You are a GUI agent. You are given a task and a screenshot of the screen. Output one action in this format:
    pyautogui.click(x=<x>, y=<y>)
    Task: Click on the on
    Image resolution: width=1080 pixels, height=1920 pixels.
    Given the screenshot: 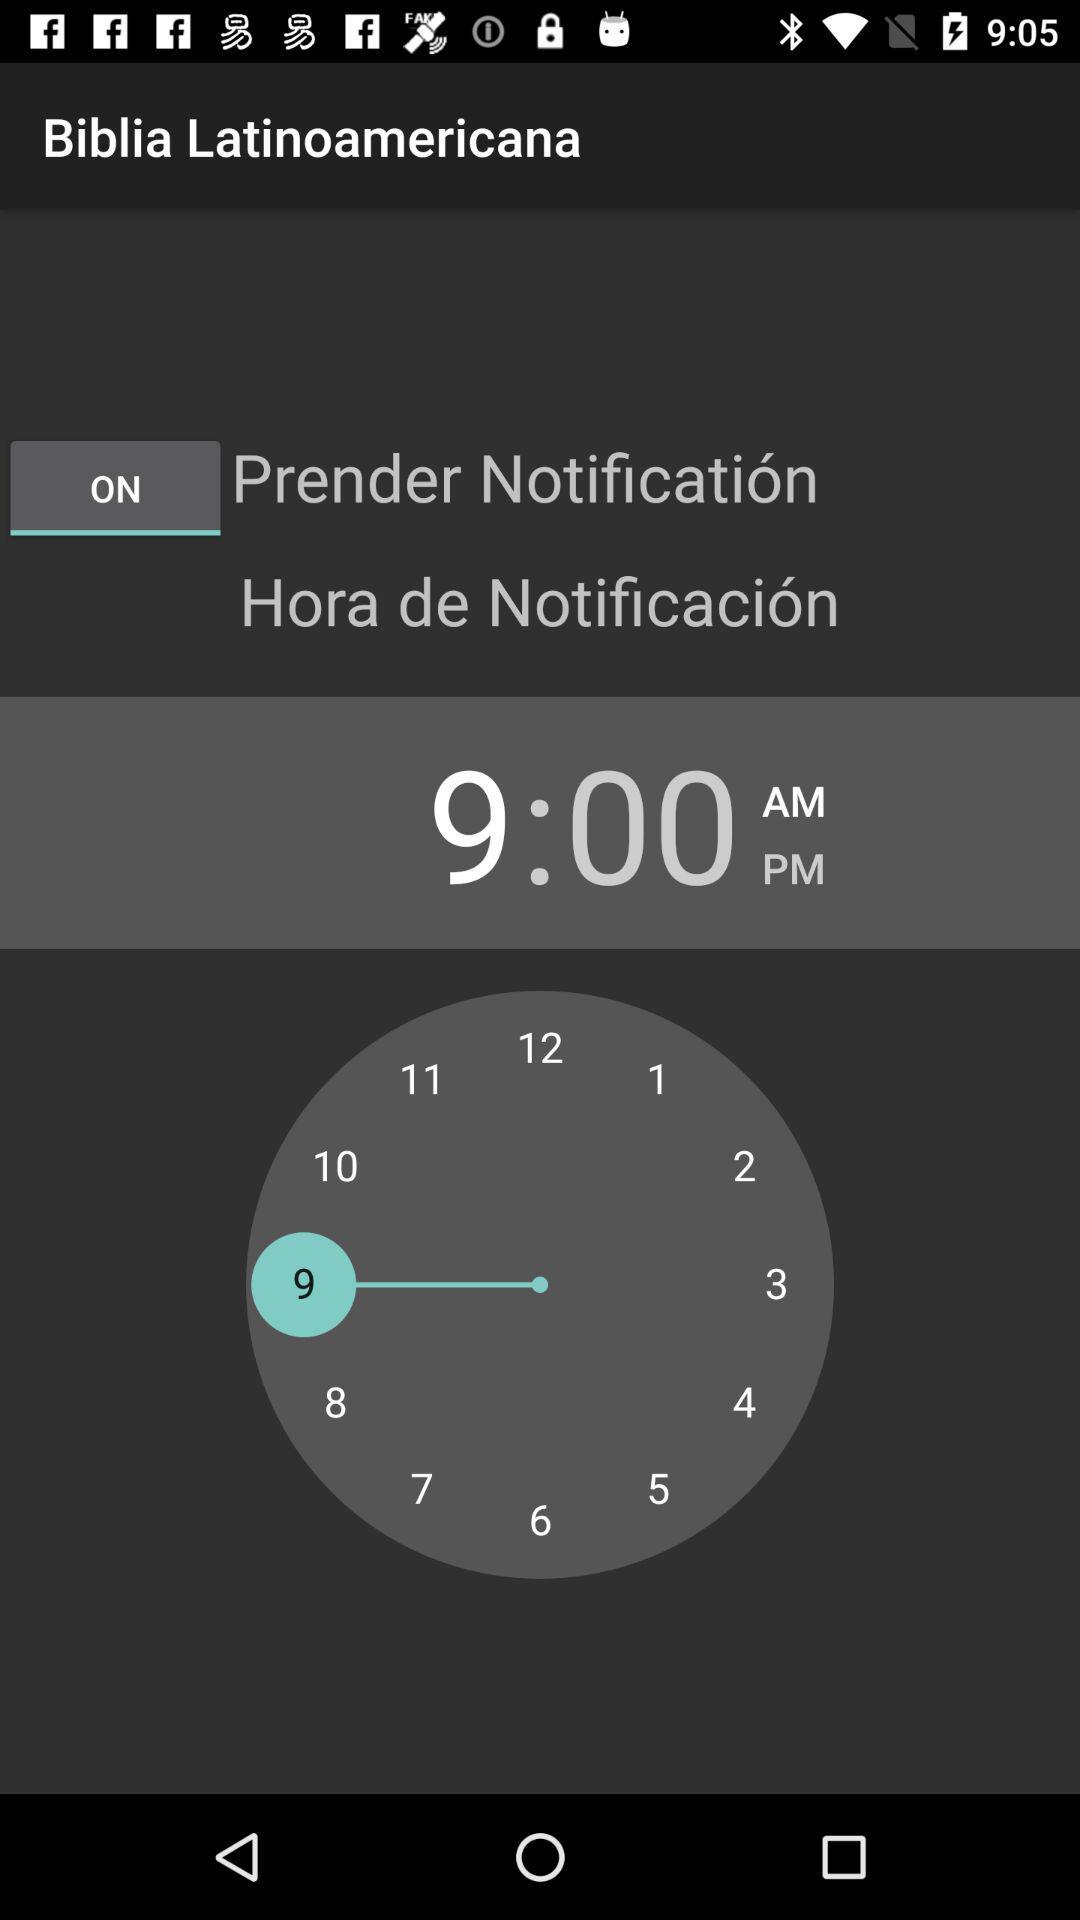 What is the action you would take?
    pyautogui.click(x=115, y=488)
    